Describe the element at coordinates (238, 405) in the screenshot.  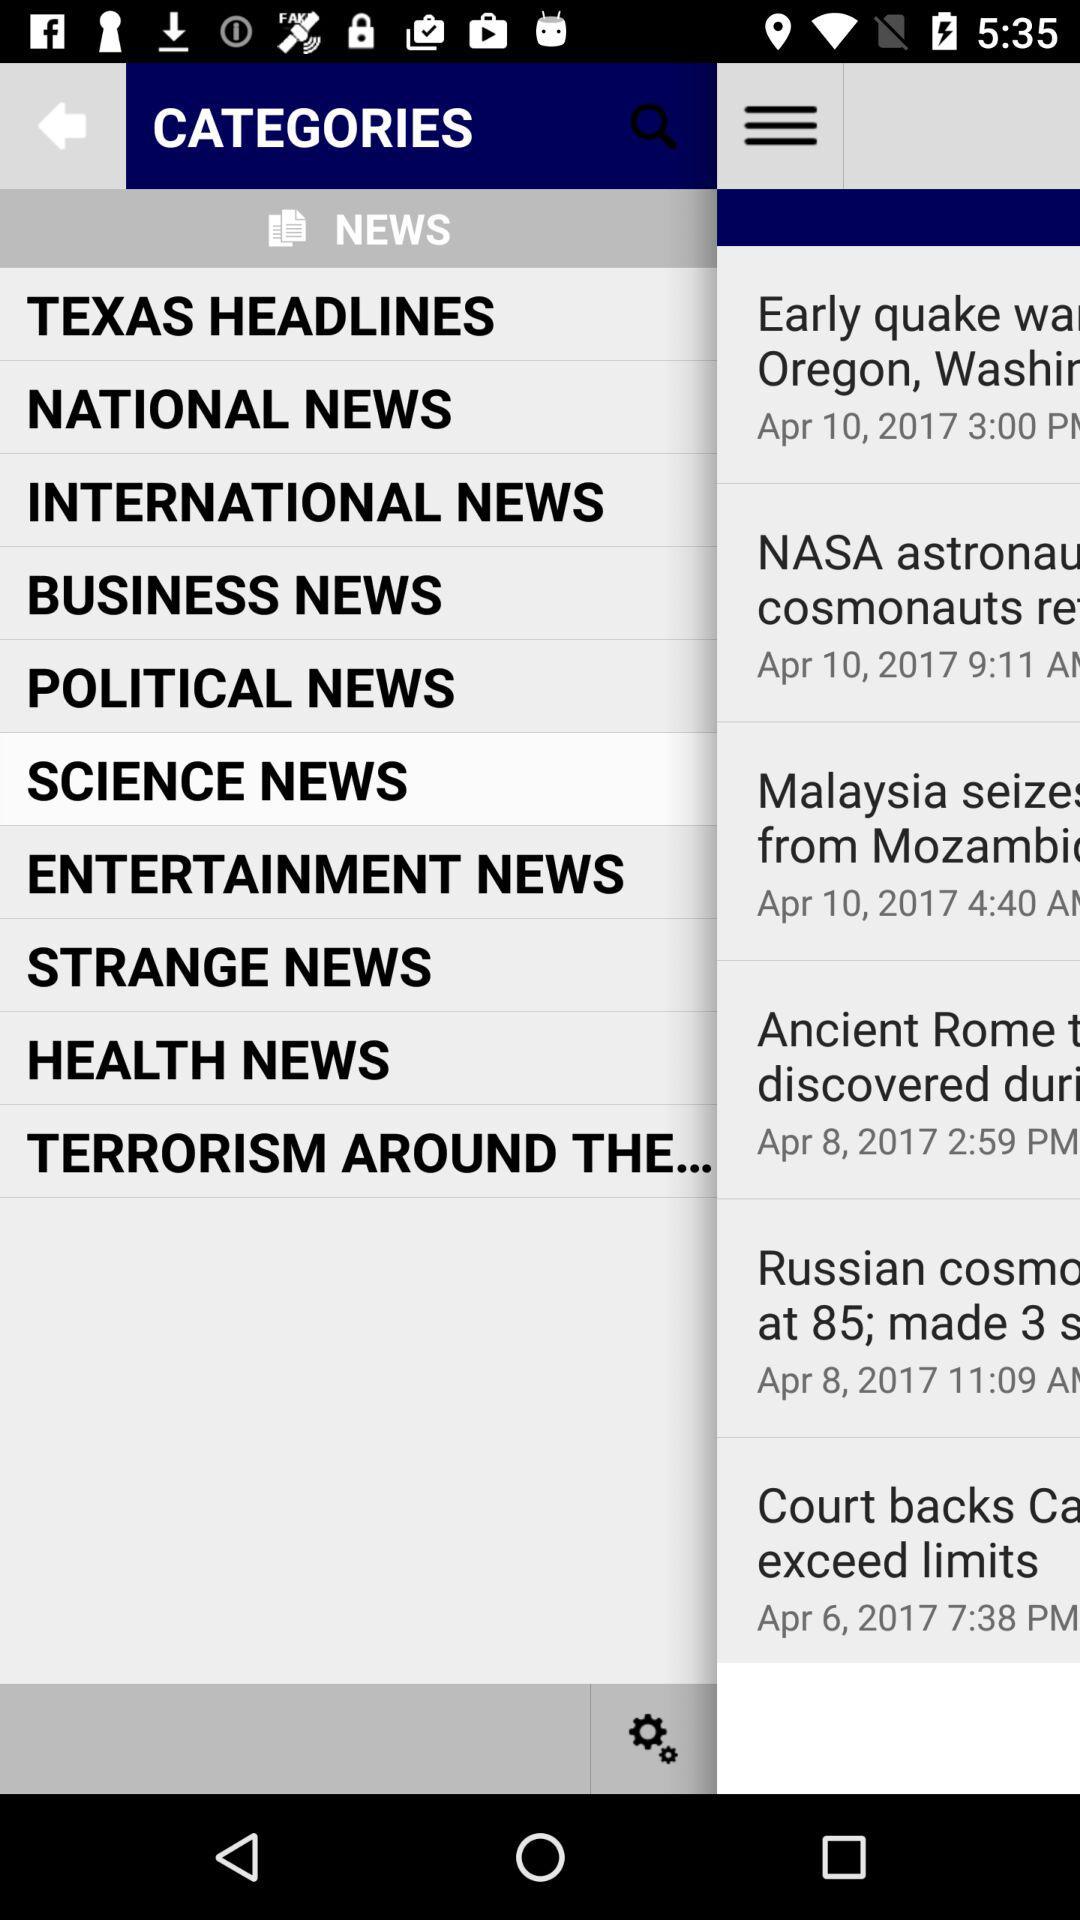
I see `icon below texas headlines item` at that location.